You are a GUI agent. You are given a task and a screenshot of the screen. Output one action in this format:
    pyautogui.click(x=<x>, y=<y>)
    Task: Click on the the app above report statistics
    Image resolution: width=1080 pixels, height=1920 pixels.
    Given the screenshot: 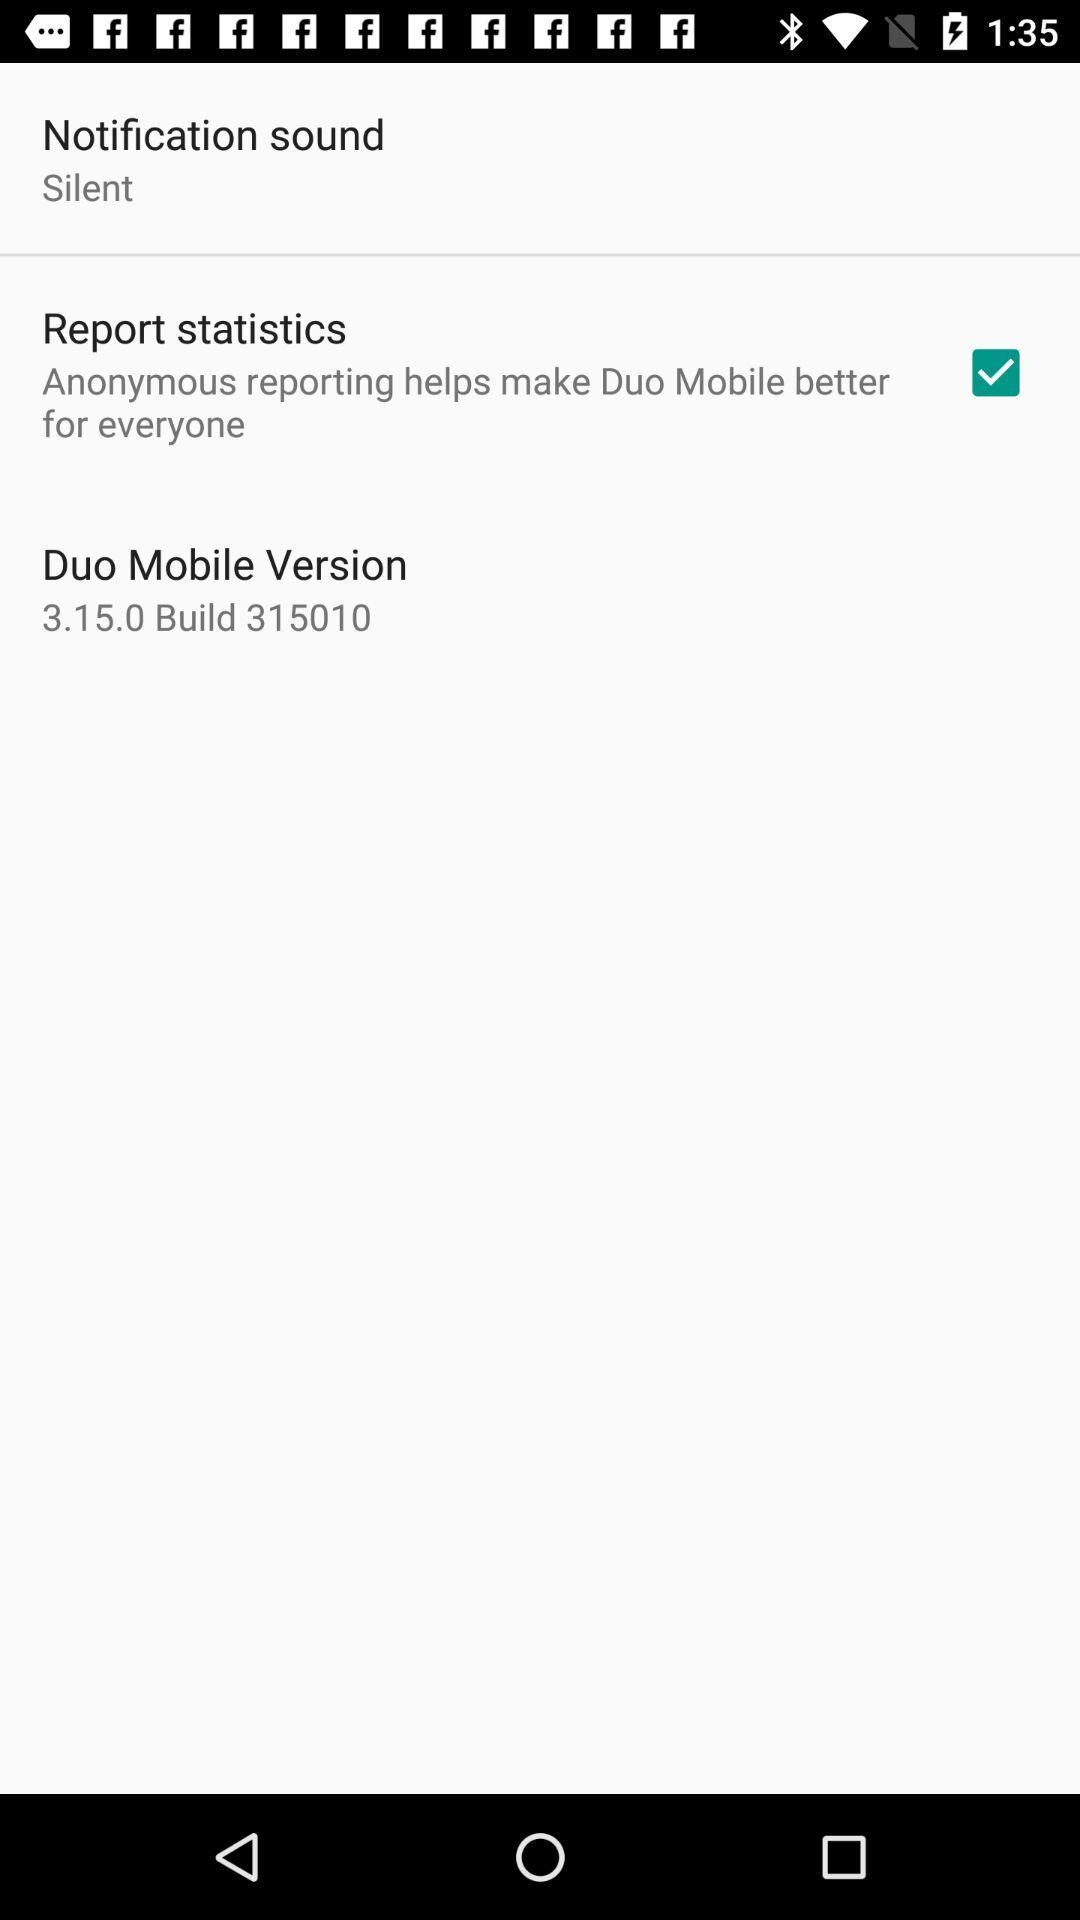 What is the action you would take?
    pyautogui.click(x=86, y=186)
    